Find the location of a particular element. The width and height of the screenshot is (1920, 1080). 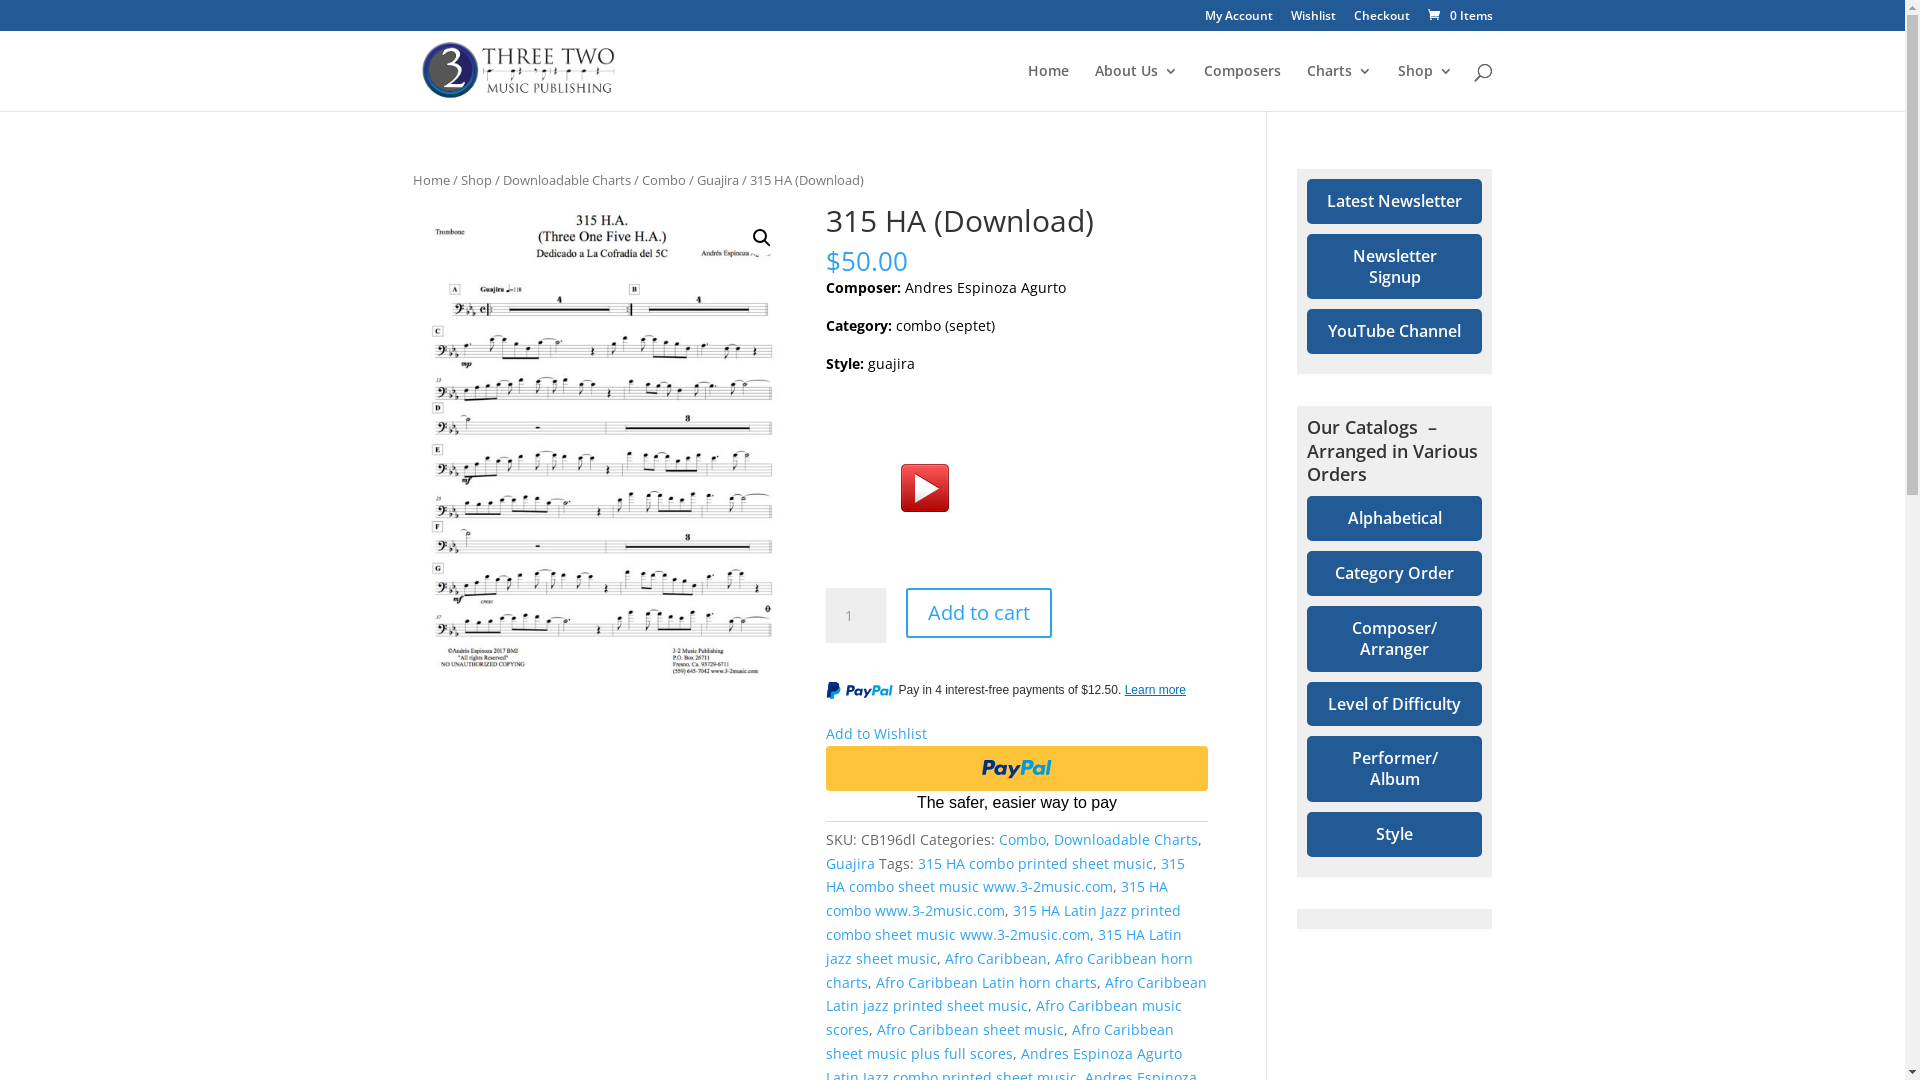

'Newsletter Signup' is located at coordinates (1393, 265).